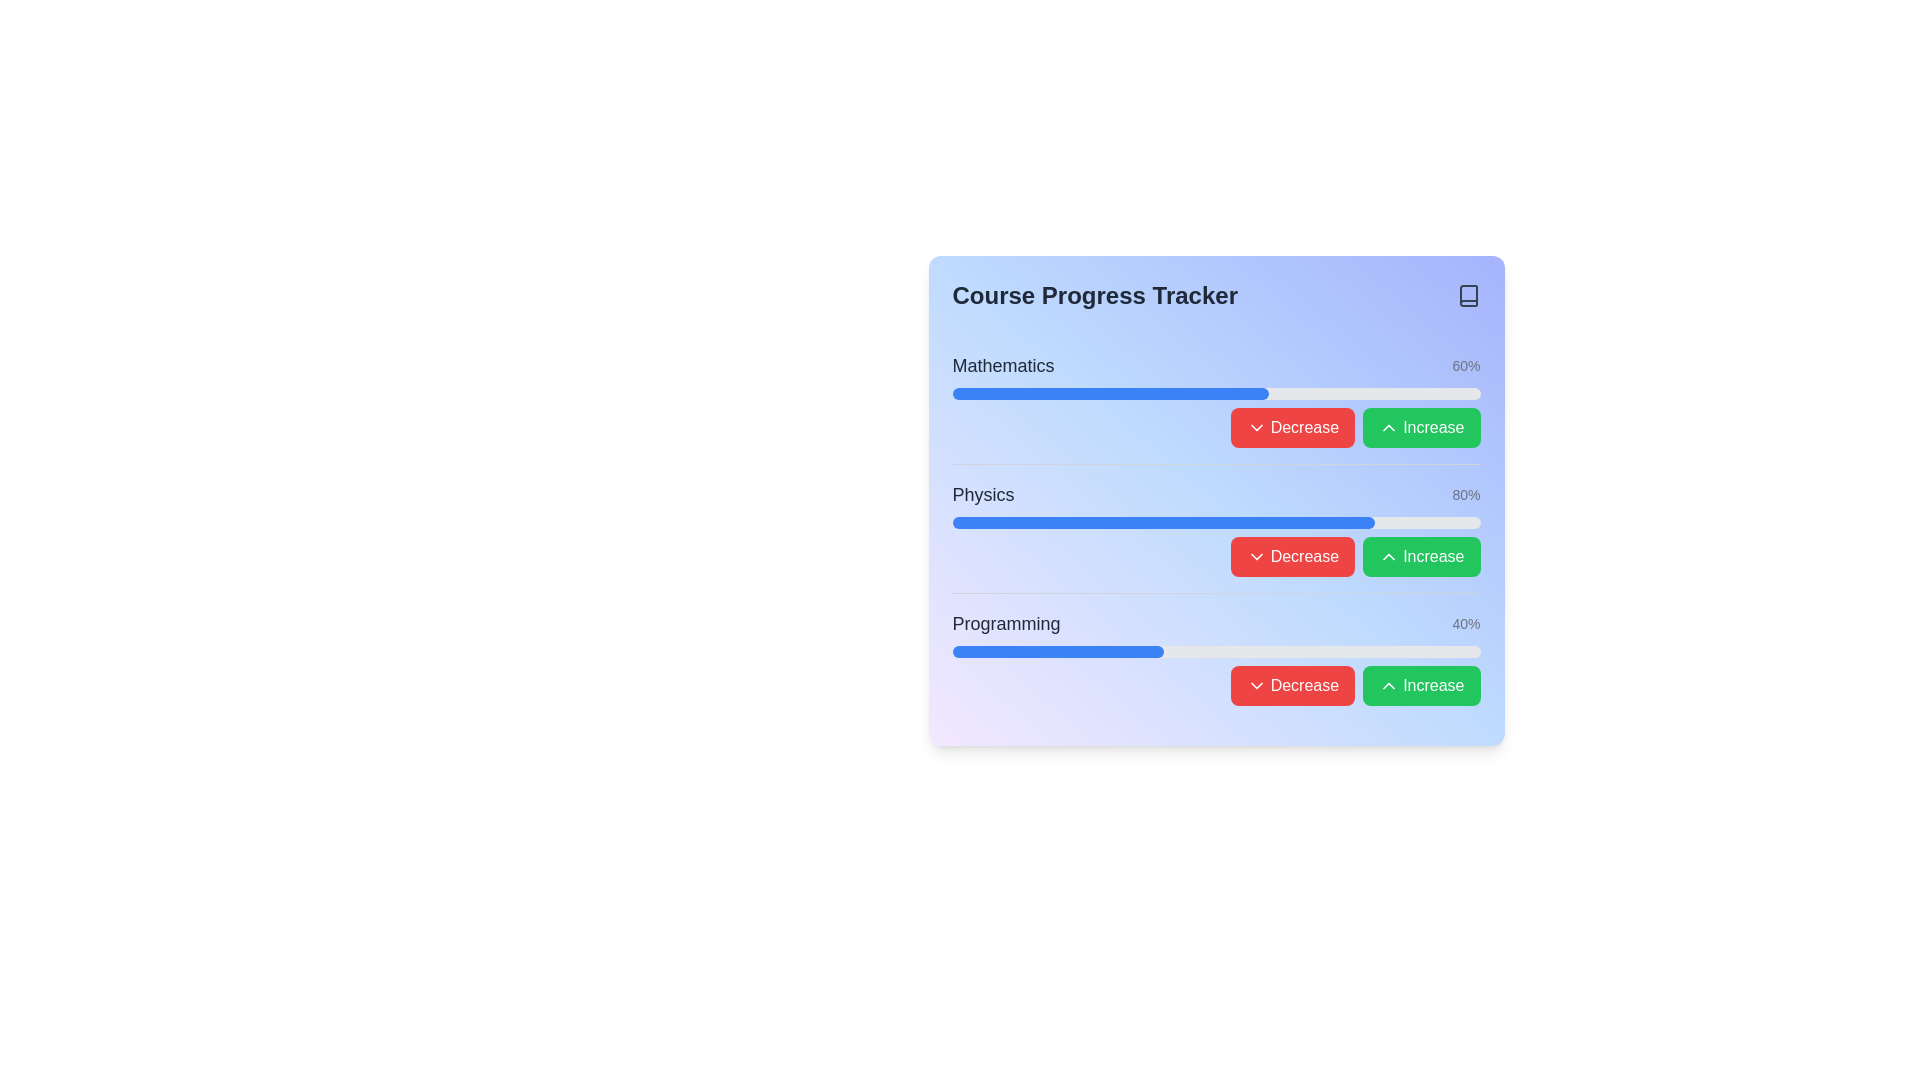 This screenshot has width=1920, height=1080. What do you see at coordinates (1057, 651) in the screenshot?
I see `the Progress bar indicating 40% completion for the 'Programming' course in the Course Progress Tracker` at bounding box center [1057, 651].